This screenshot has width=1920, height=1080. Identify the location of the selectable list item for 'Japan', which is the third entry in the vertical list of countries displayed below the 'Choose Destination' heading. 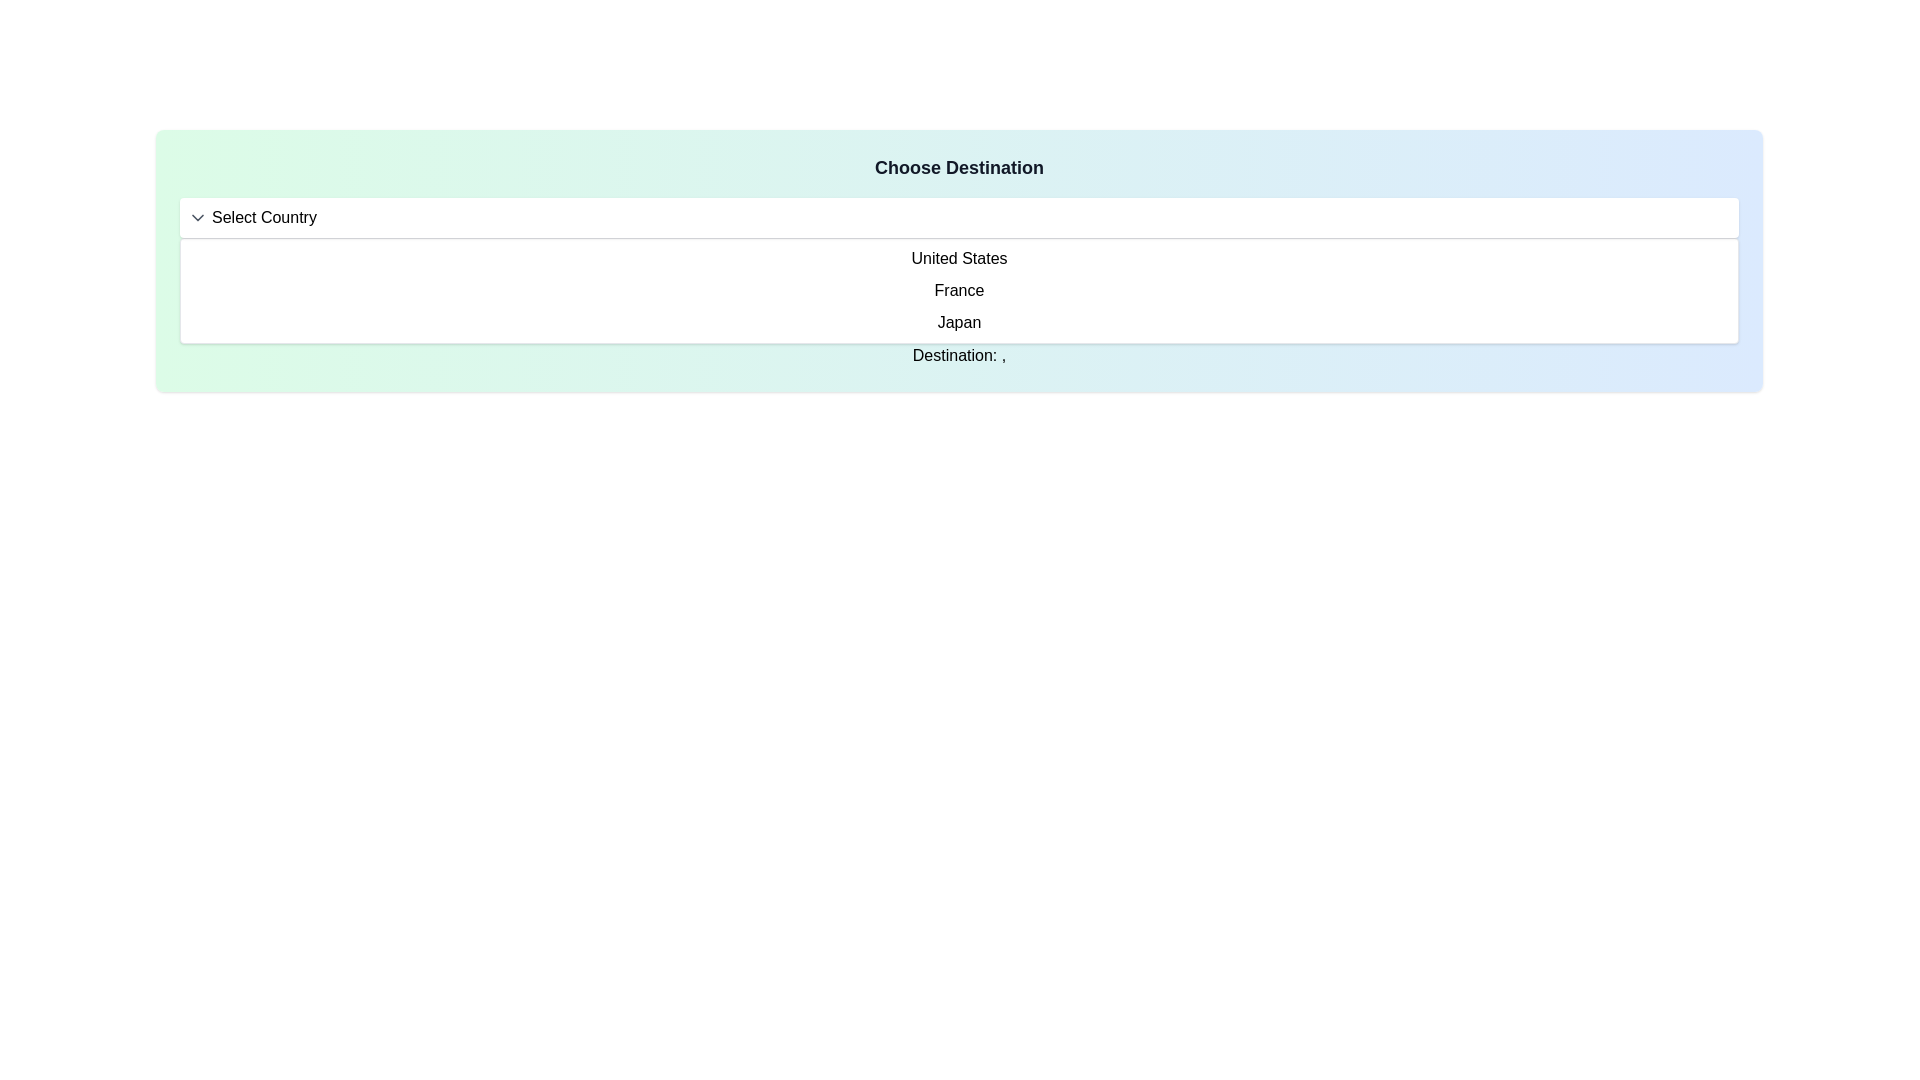
(958, 322).